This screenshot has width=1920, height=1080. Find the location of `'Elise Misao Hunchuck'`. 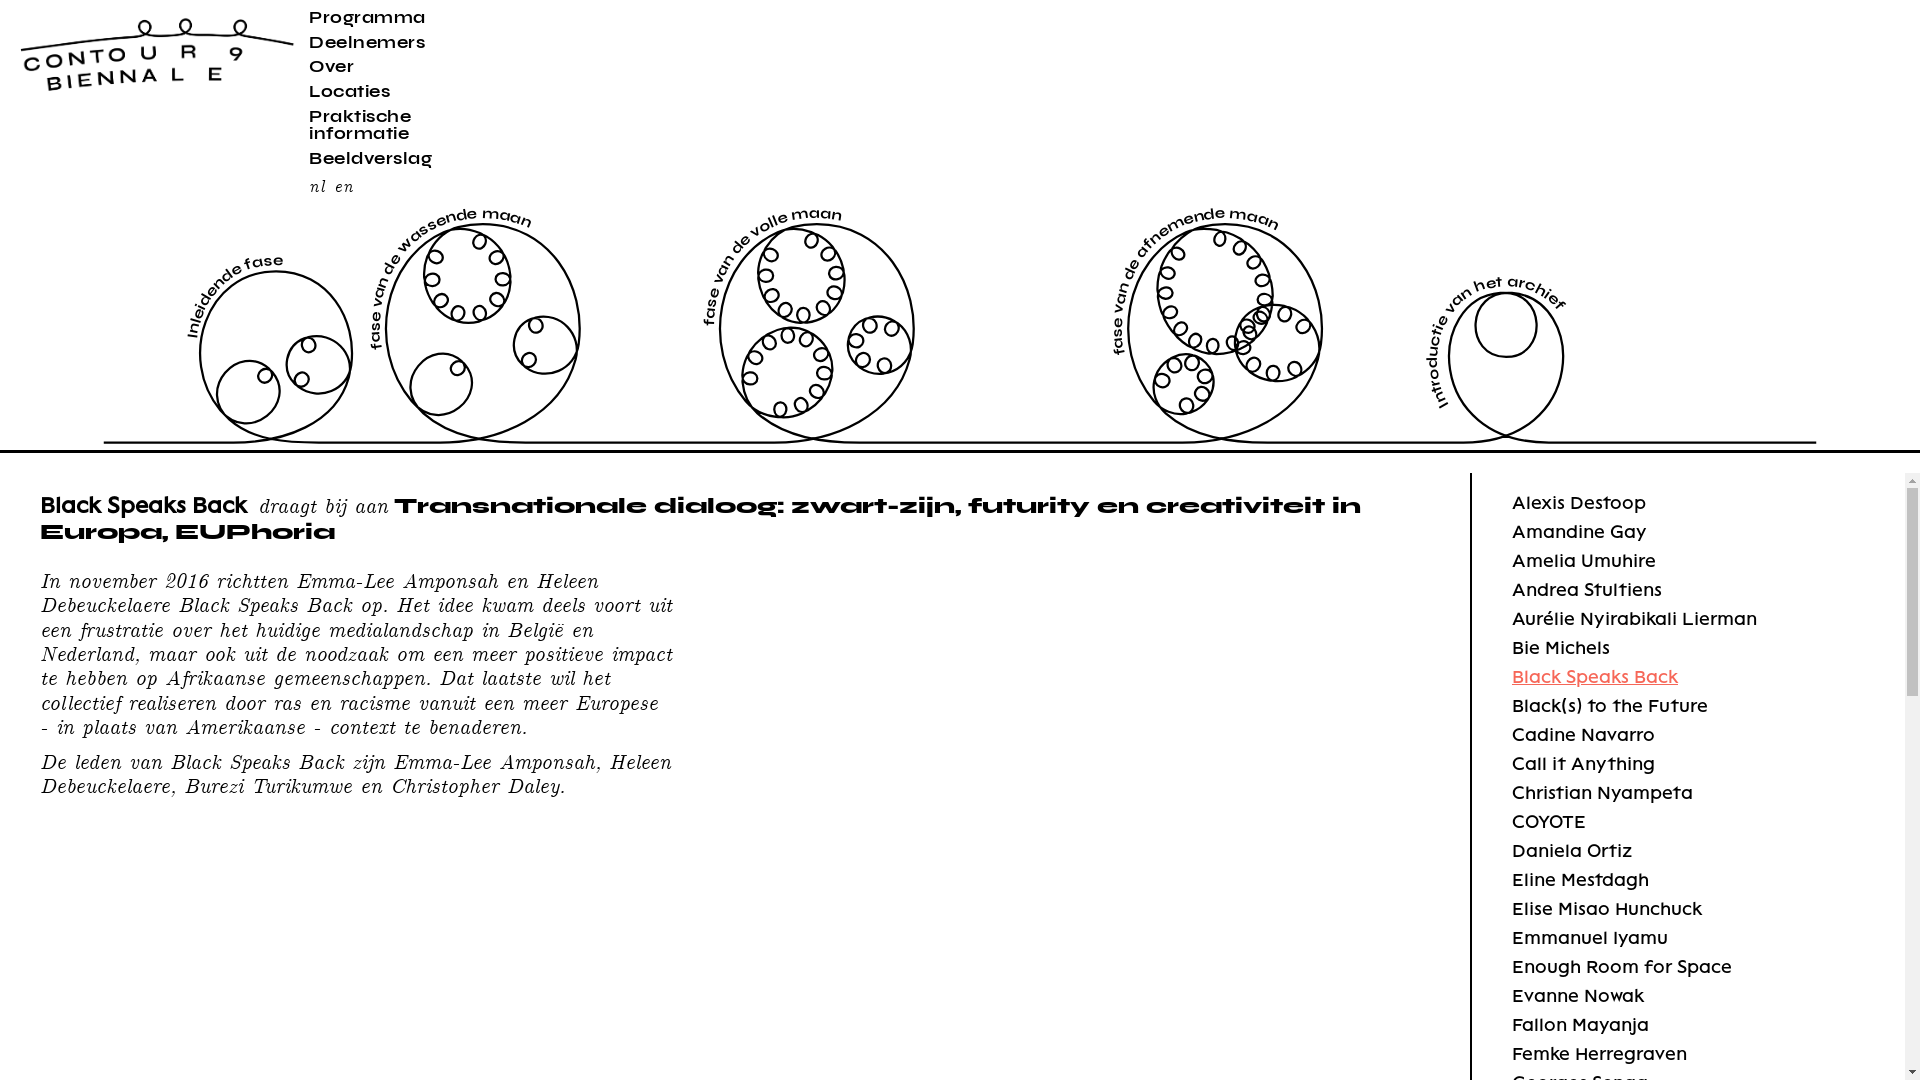

'Elise Misao Hunchuck' is located at coordinates (1607, 908).